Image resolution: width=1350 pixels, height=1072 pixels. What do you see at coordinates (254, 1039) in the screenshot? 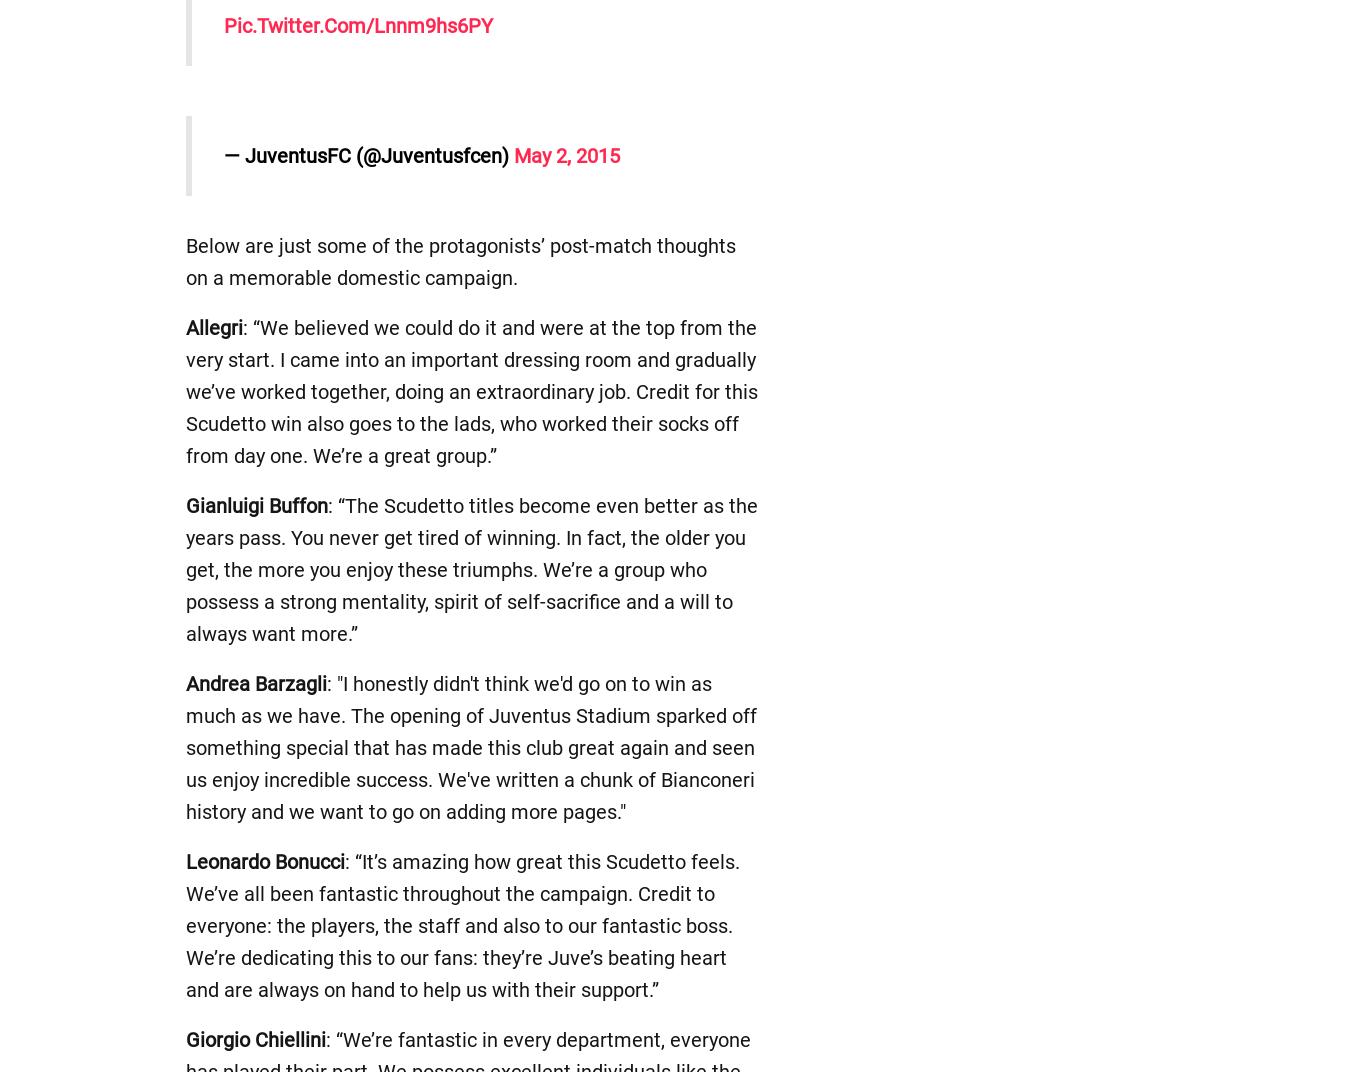
I see `'Giorgio Chiellini'` at bounding box center [254, 1039].